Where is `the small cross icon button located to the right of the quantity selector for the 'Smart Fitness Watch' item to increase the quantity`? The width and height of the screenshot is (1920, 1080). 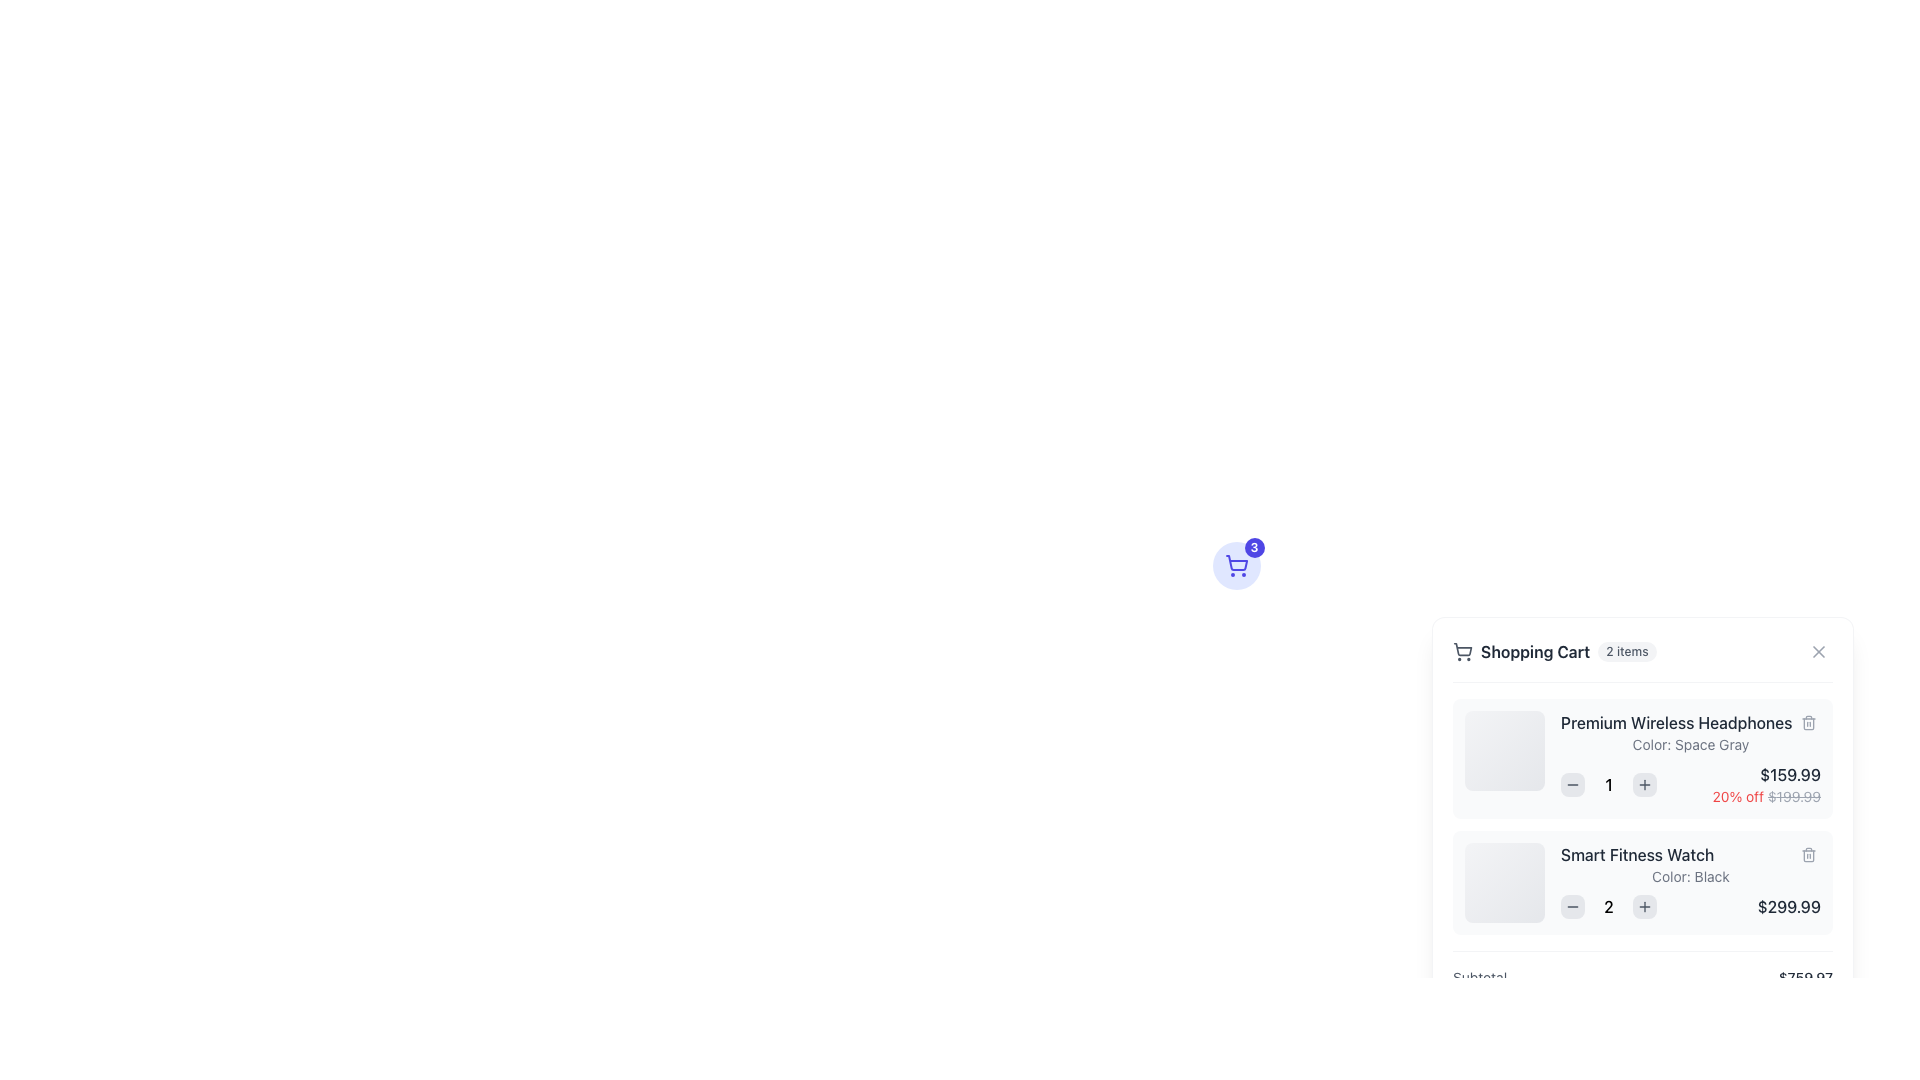 the small cross icon button located to the right of the quantity selector for the 'Smart Fitness Watch' item to increase the quantity is located at coordinates (1645, 906).